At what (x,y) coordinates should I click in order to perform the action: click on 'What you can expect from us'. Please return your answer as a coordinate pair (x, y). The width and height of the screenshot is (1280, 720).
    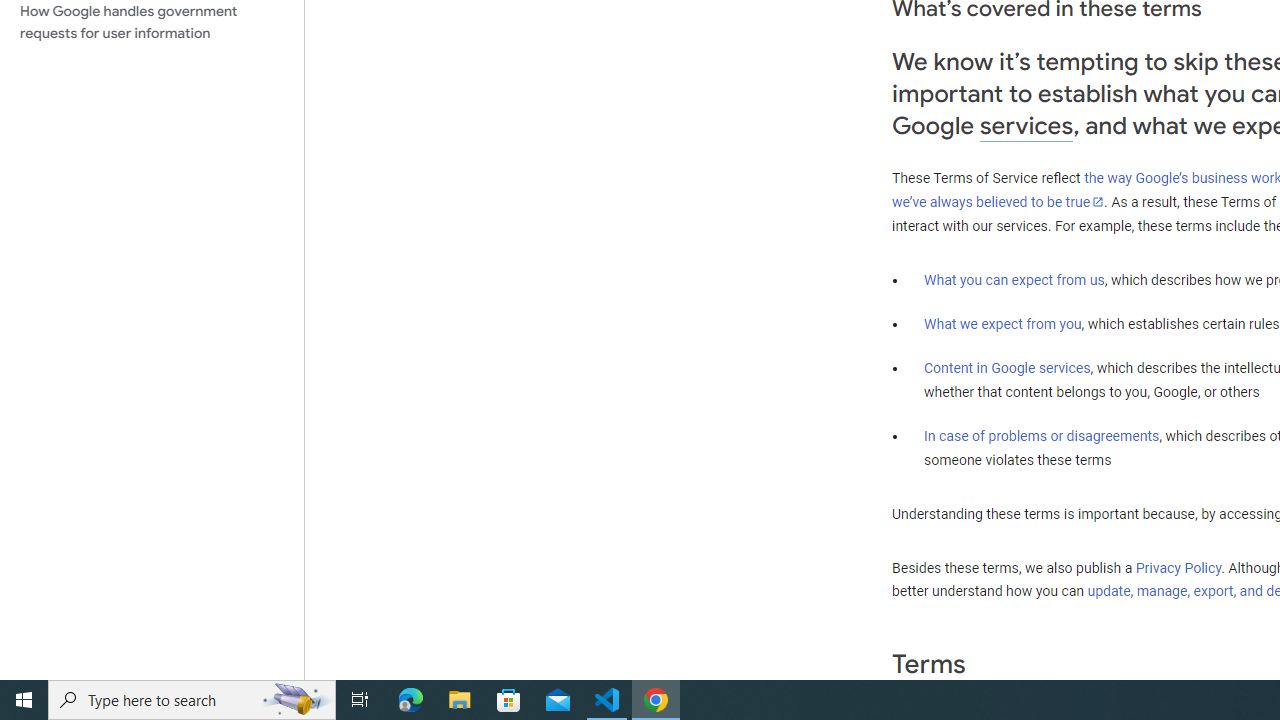
    Looking at the image, I should click on (1014, 279).